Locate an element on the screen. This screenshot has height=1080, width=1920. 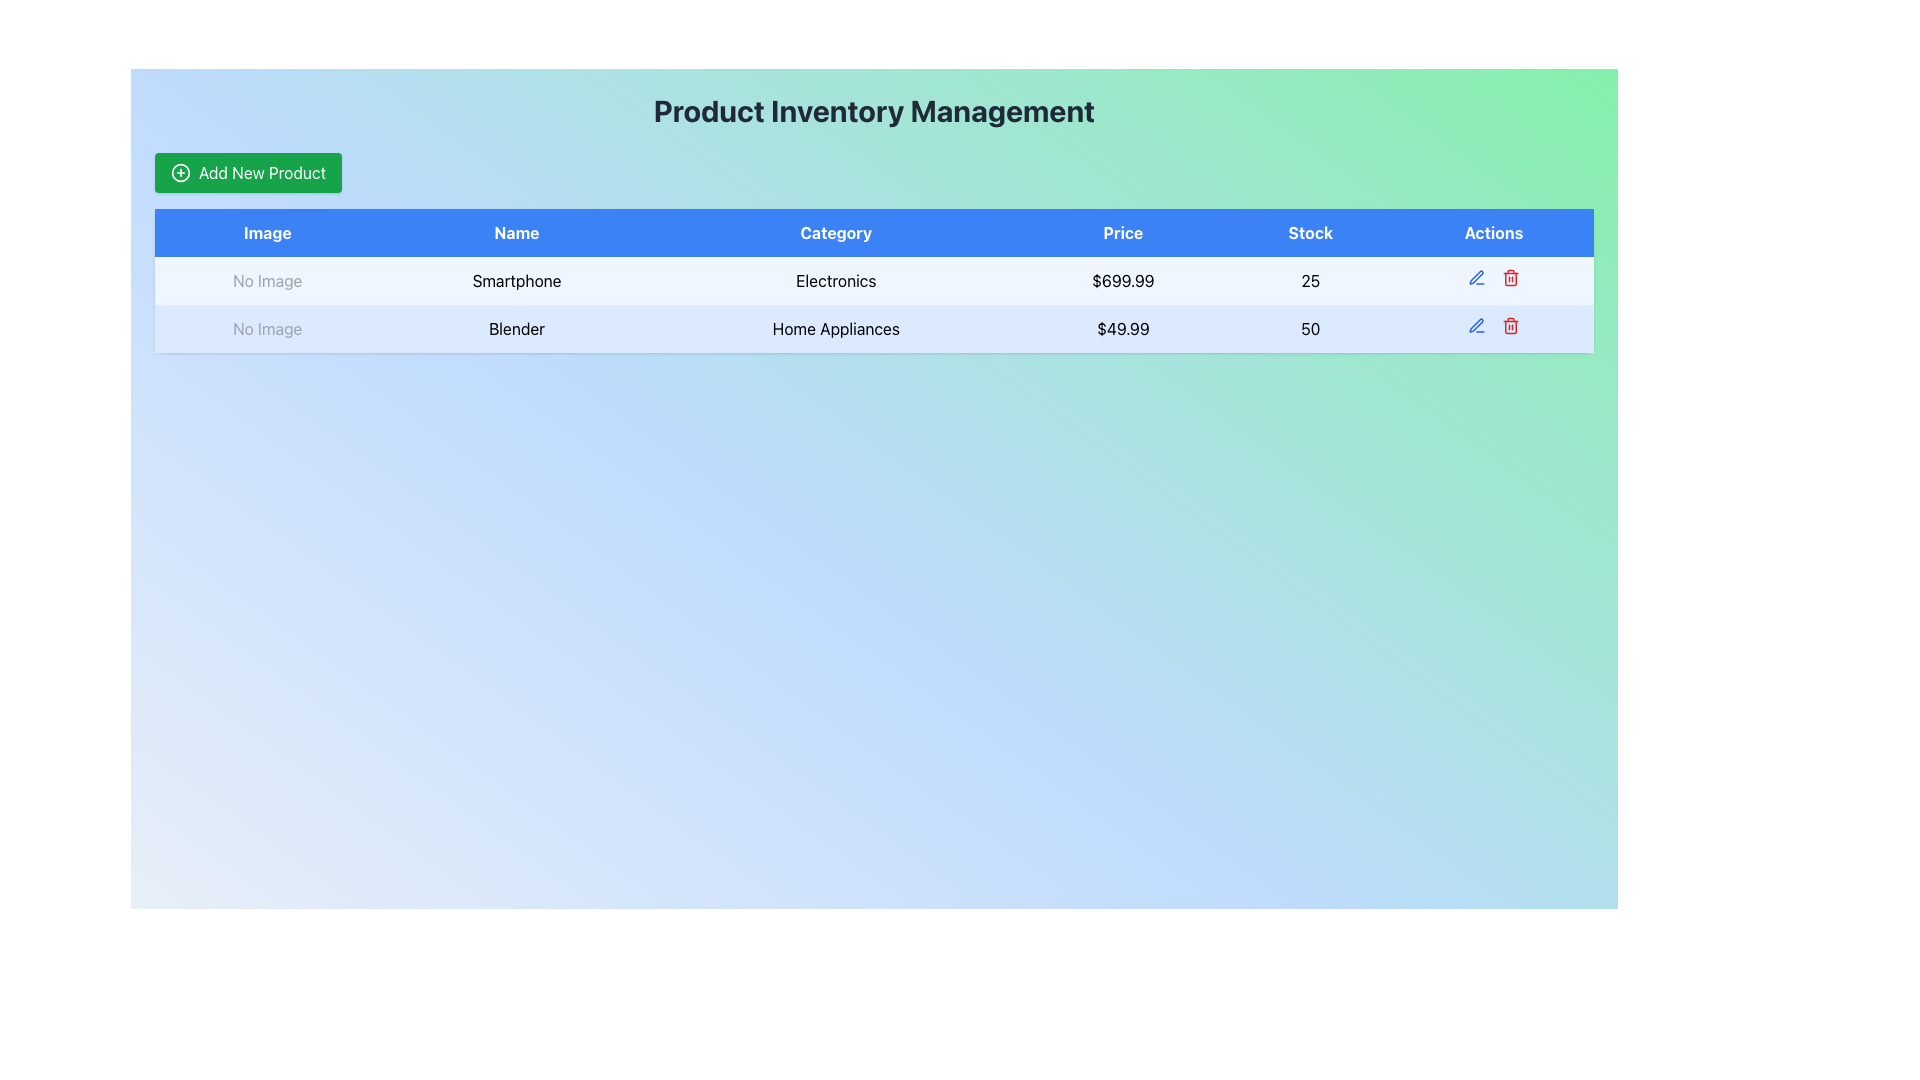
text from the label displaying 'Product Inventory Management', which is positioned at the top center of the interface is located at coordinates (874, 111).